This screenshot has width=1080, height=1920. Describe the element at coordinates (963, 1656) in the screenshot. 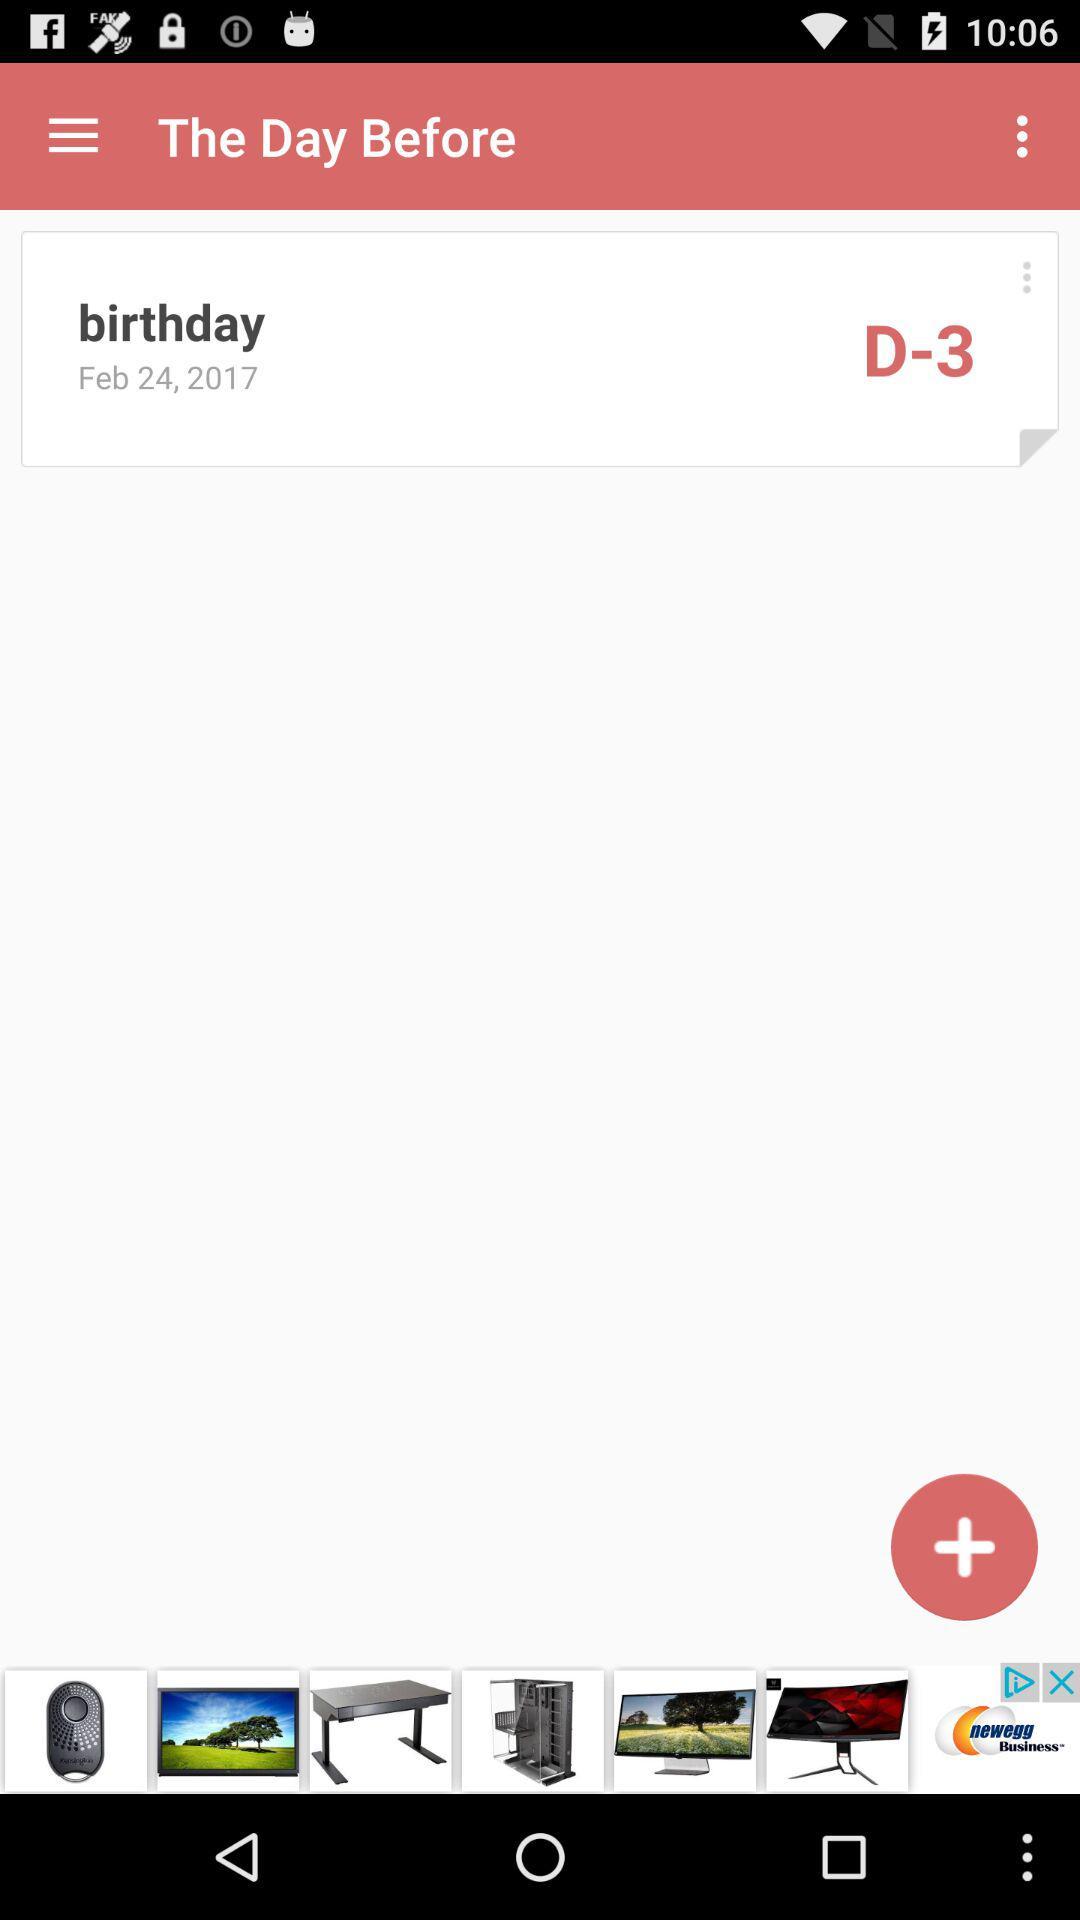

I see `the add icon` at that location.